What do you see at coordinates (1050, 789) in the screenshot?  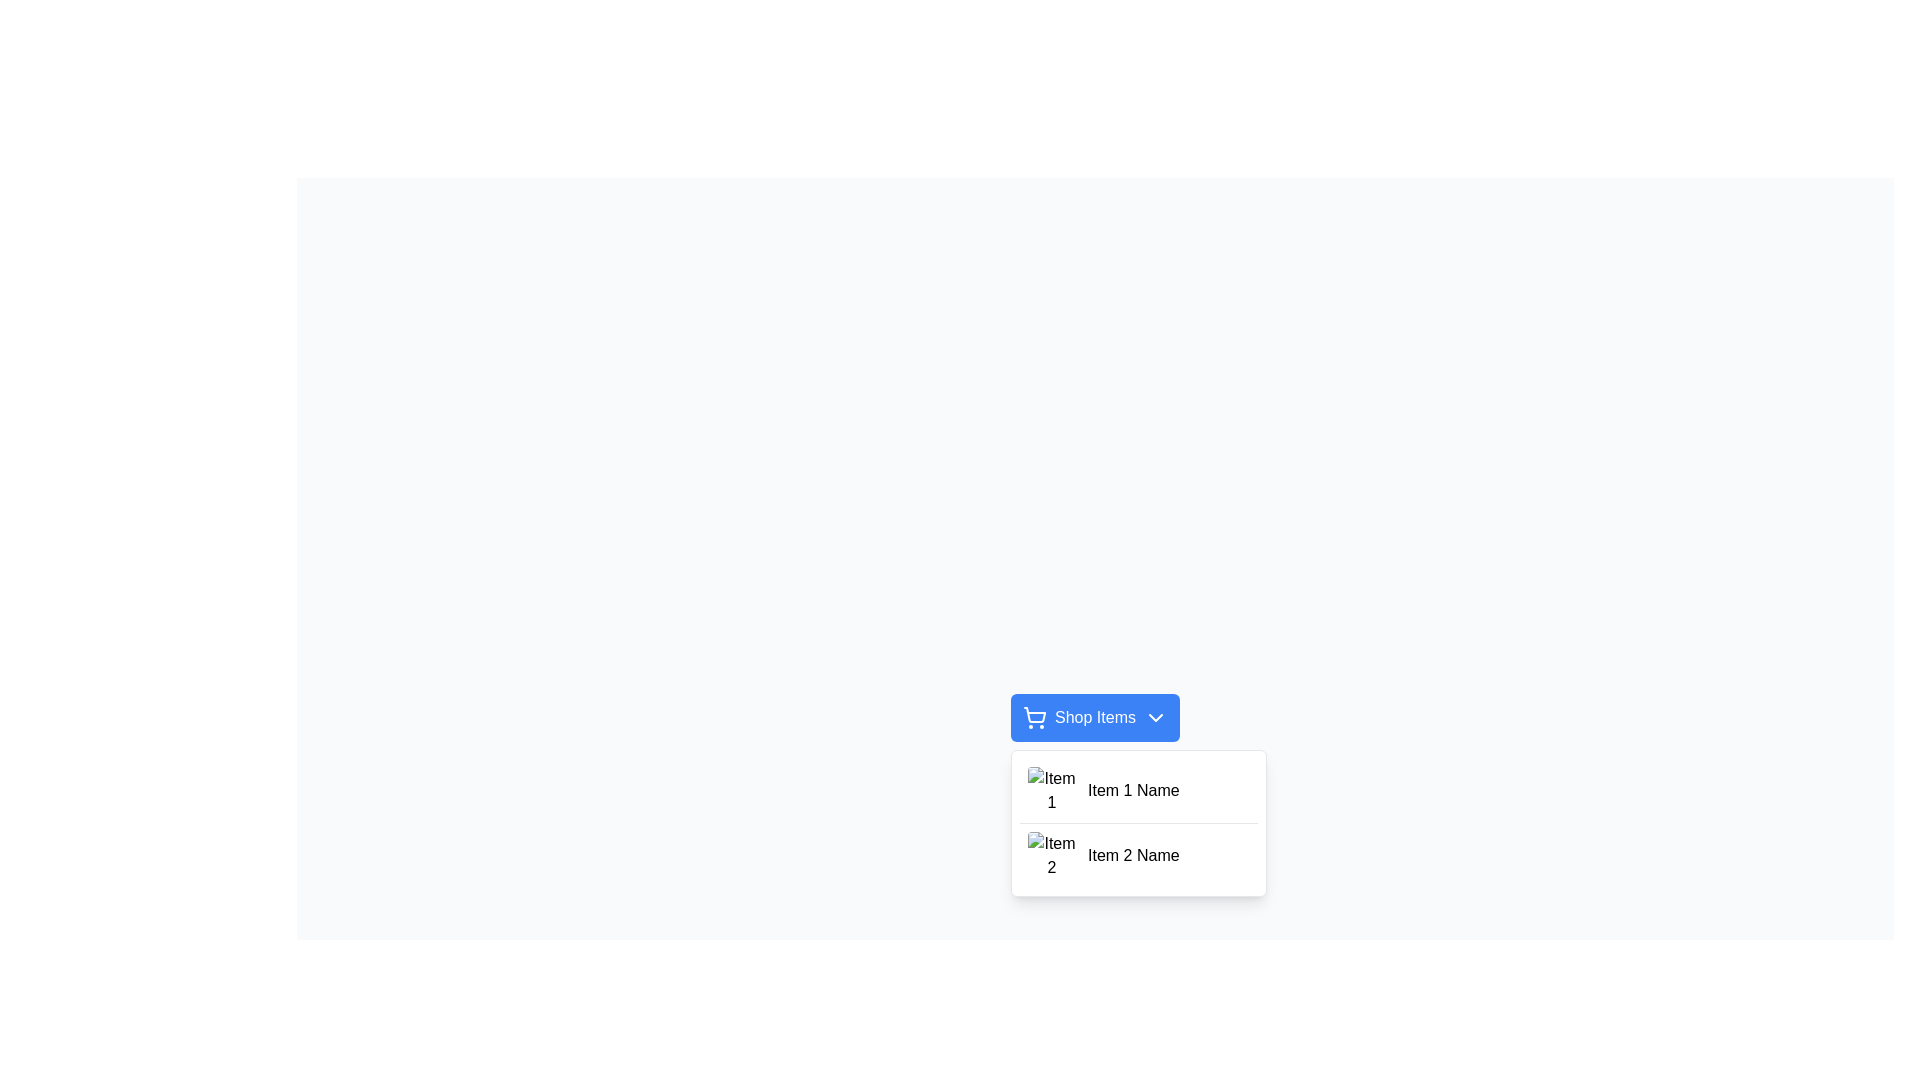 I see `the square-shaped image with rounded corners that displays a placeholder icon for an image and the text 'Item 1', located` at bounding box center [1050, 789].